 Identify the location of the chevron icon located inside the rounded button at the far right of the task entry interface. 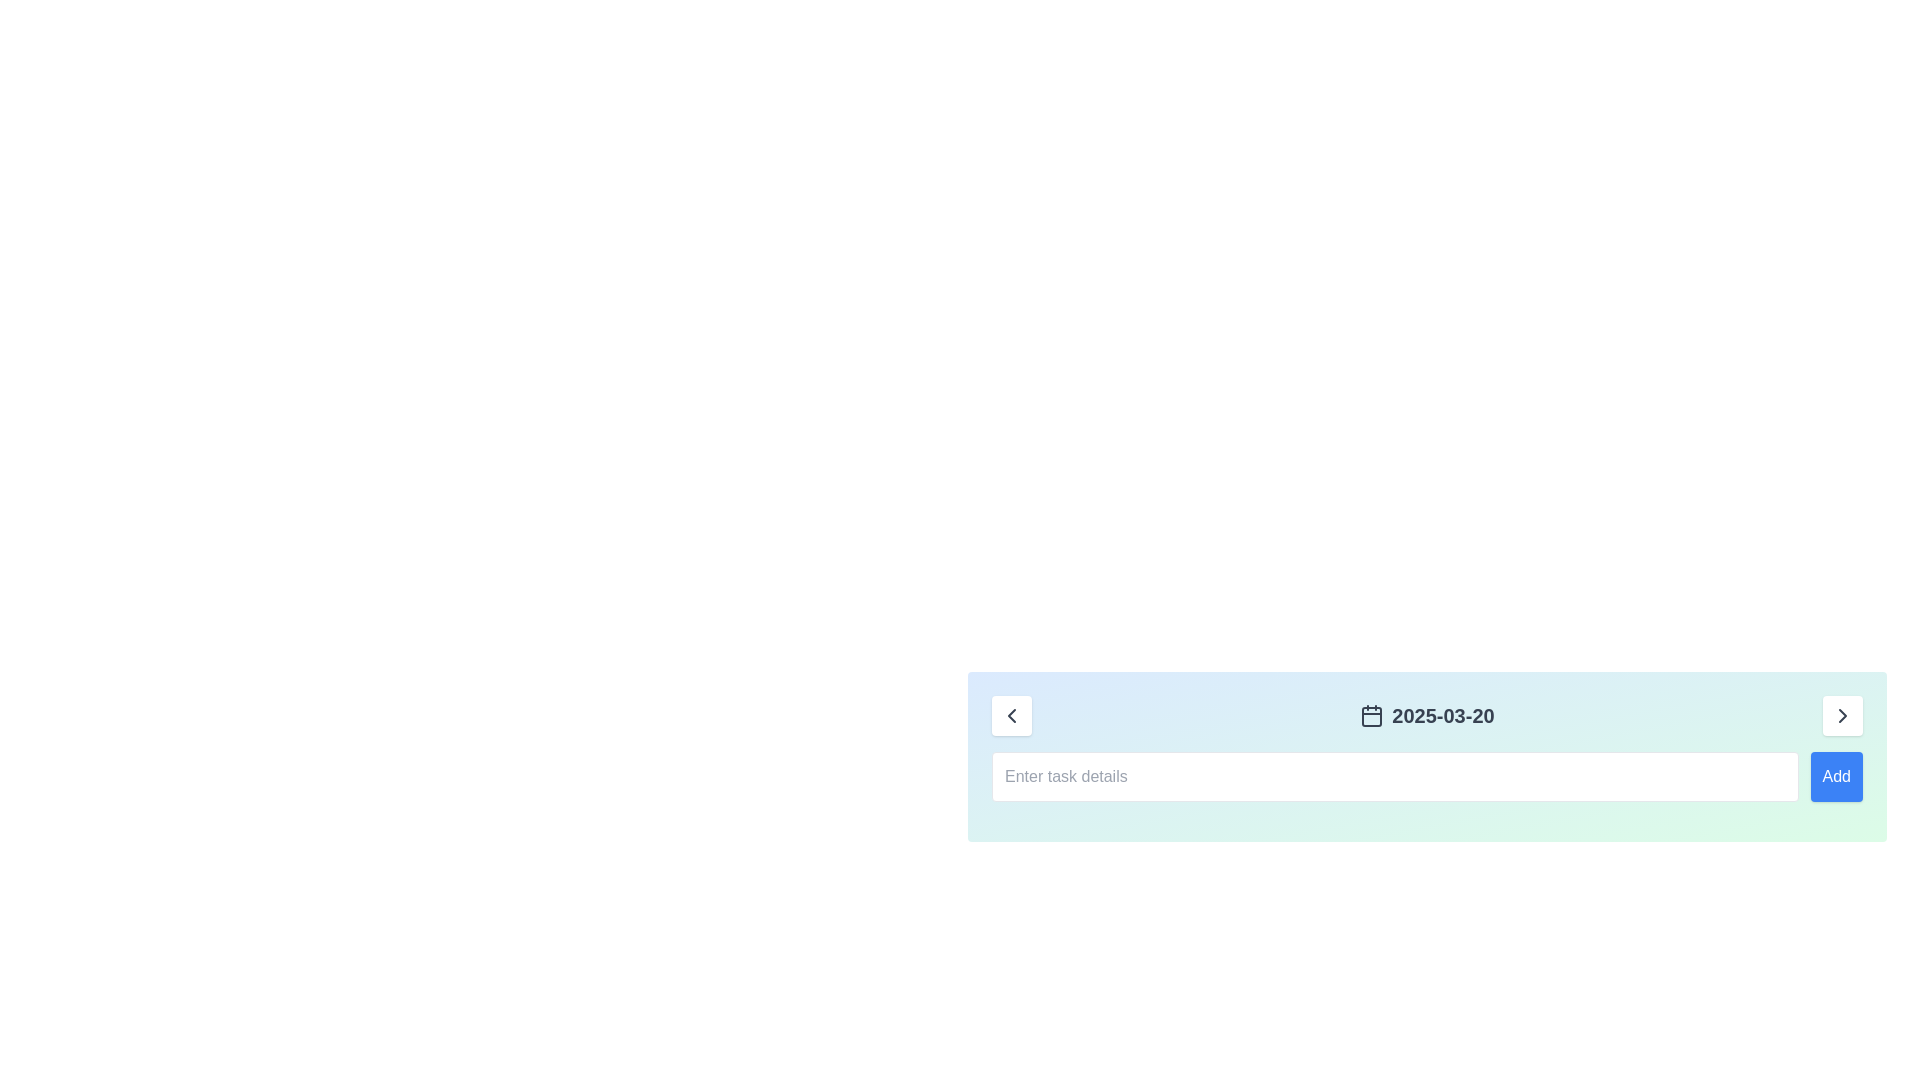
(1842, 715).